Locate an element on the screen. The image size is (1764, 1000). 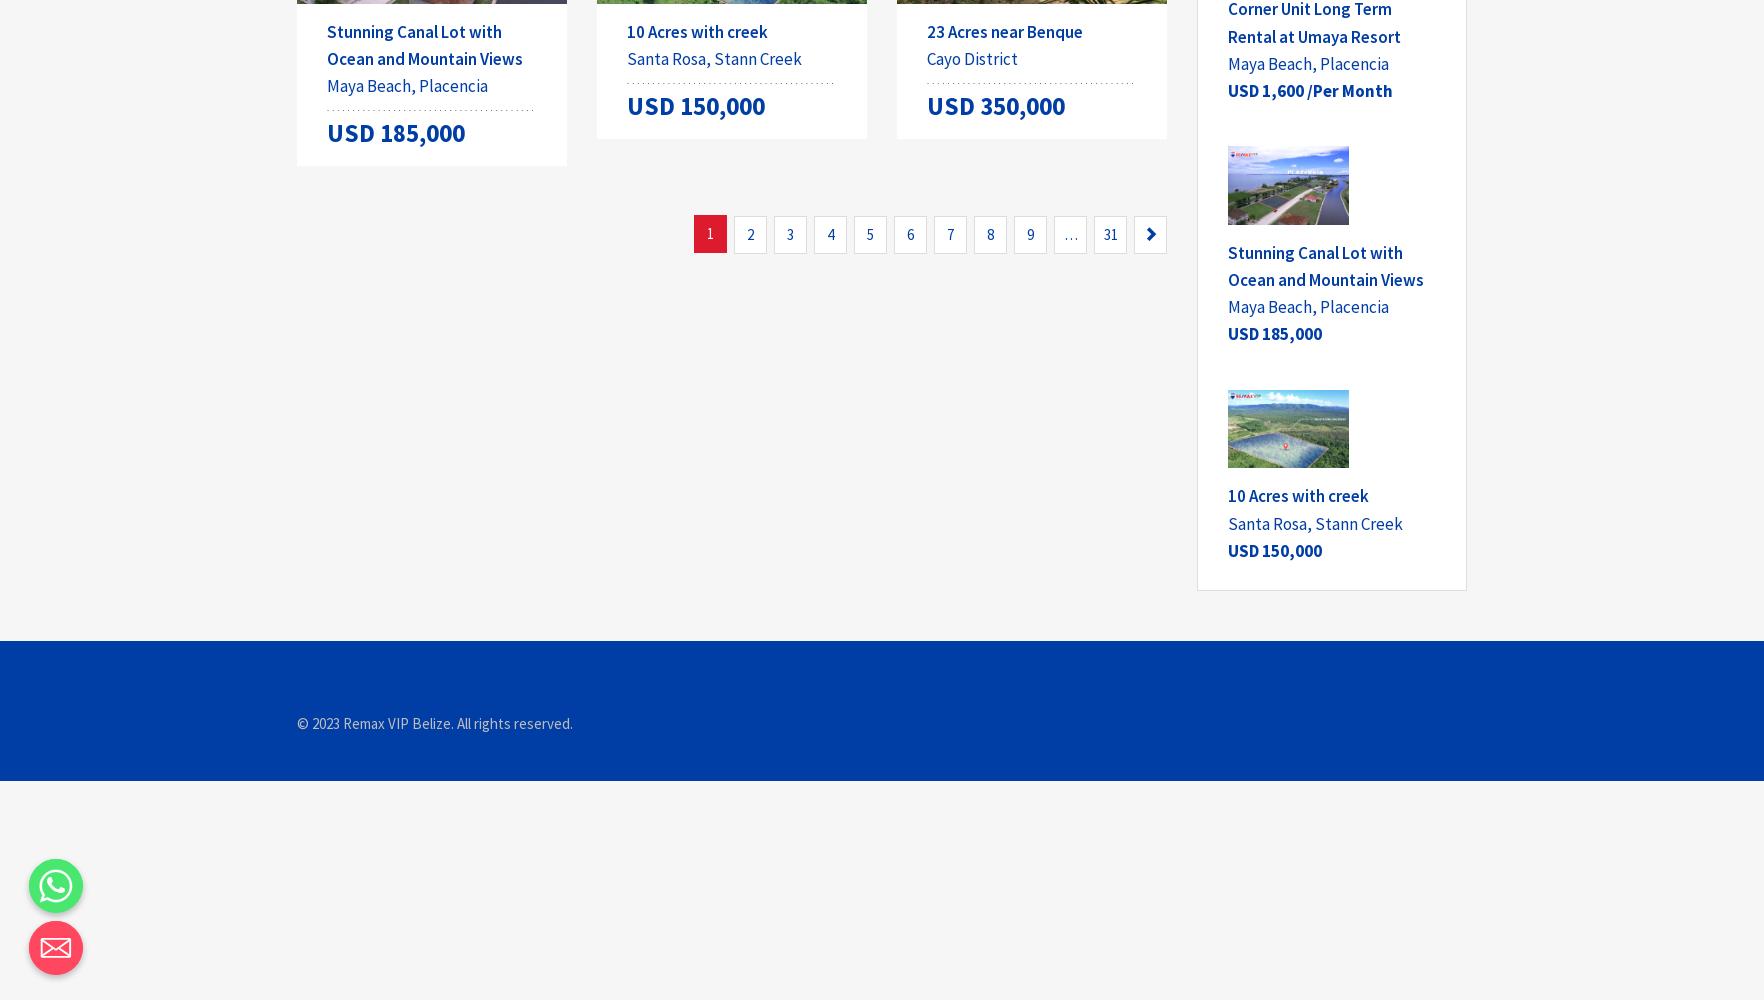
'USD 350,000' is located at coordinates (995, 105).